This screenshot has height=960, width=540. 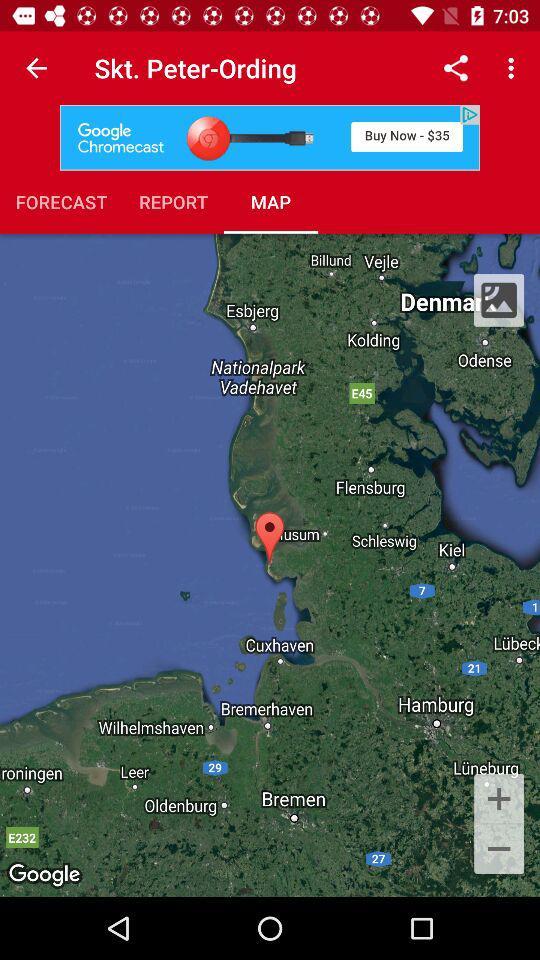 I want to click on icon to the right of the skt. peter-ording, so click(x=455, y=68).